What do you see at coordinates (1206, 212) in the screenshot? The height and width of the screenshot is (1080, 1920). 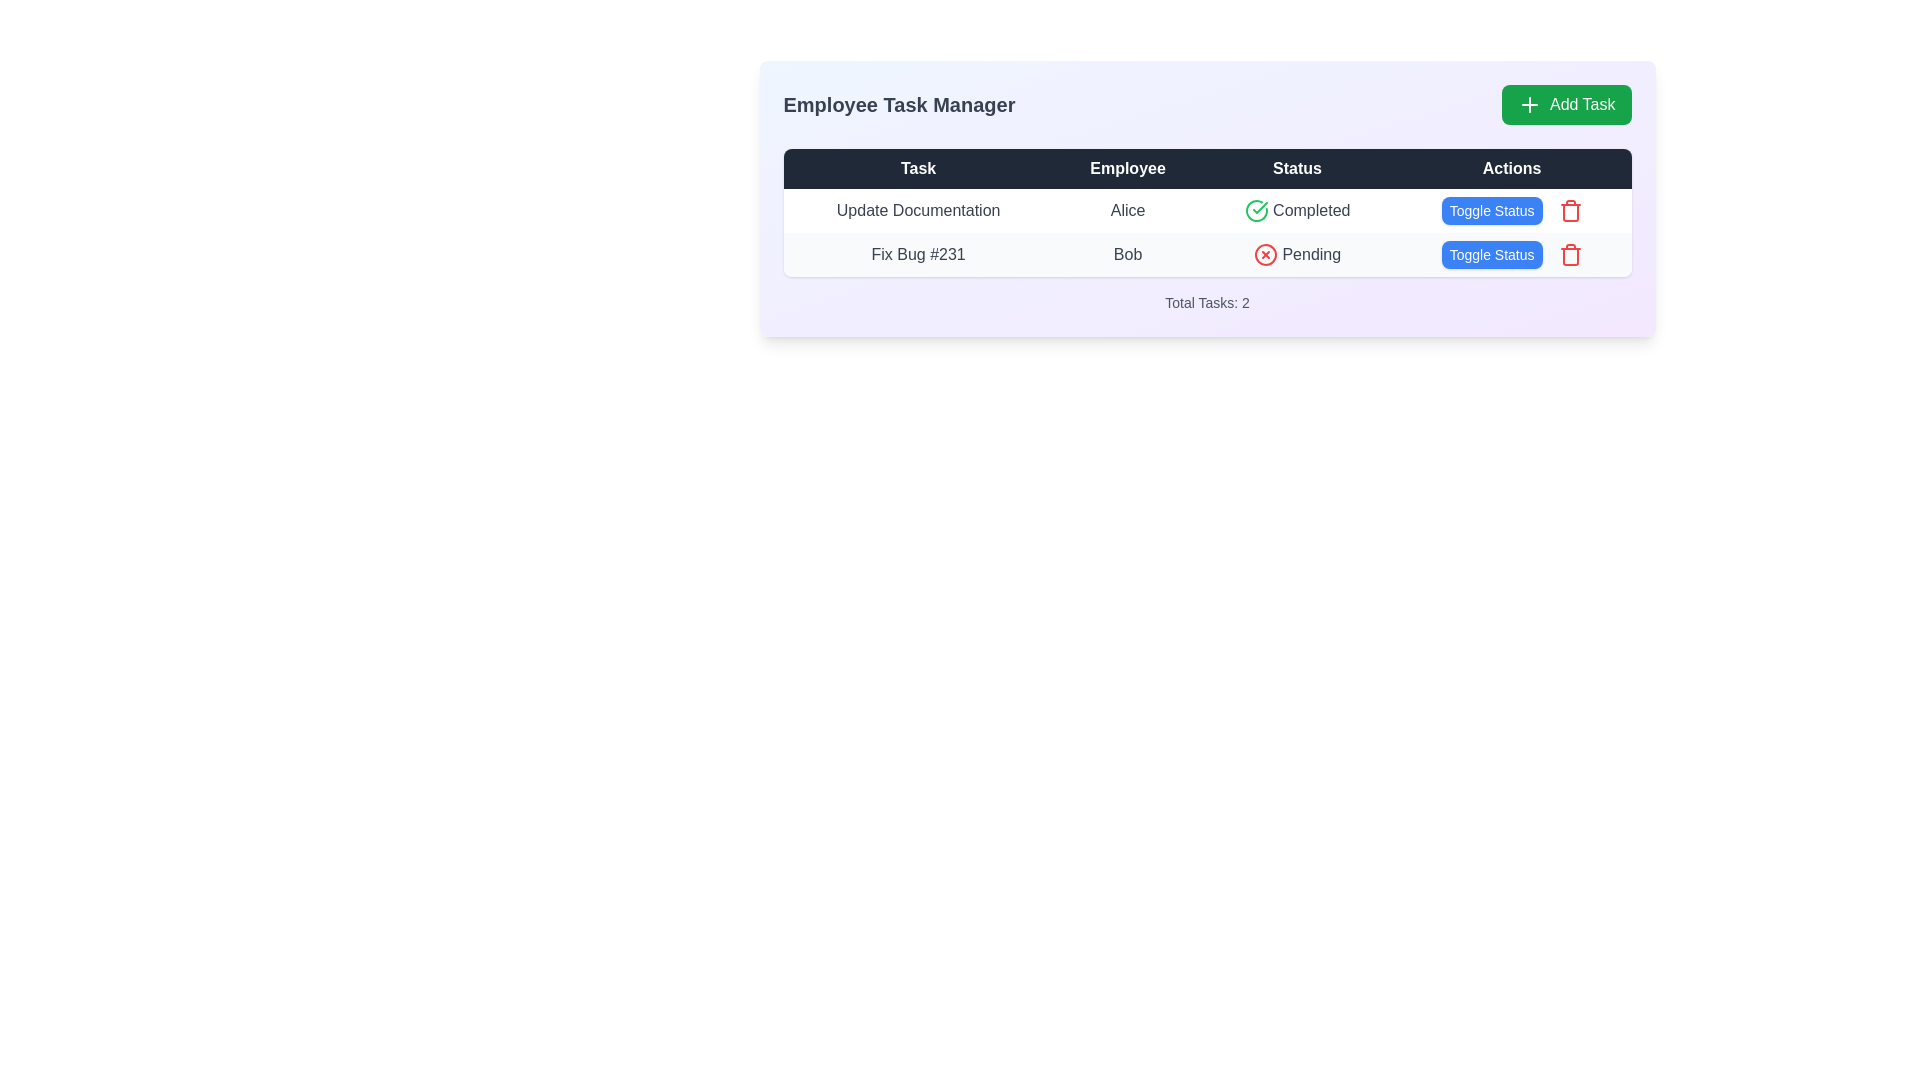 I see `a specific cell in the Data Table located beneath the 'Employee Task Manager' section for interaction` at bounding box center [1206, 212].